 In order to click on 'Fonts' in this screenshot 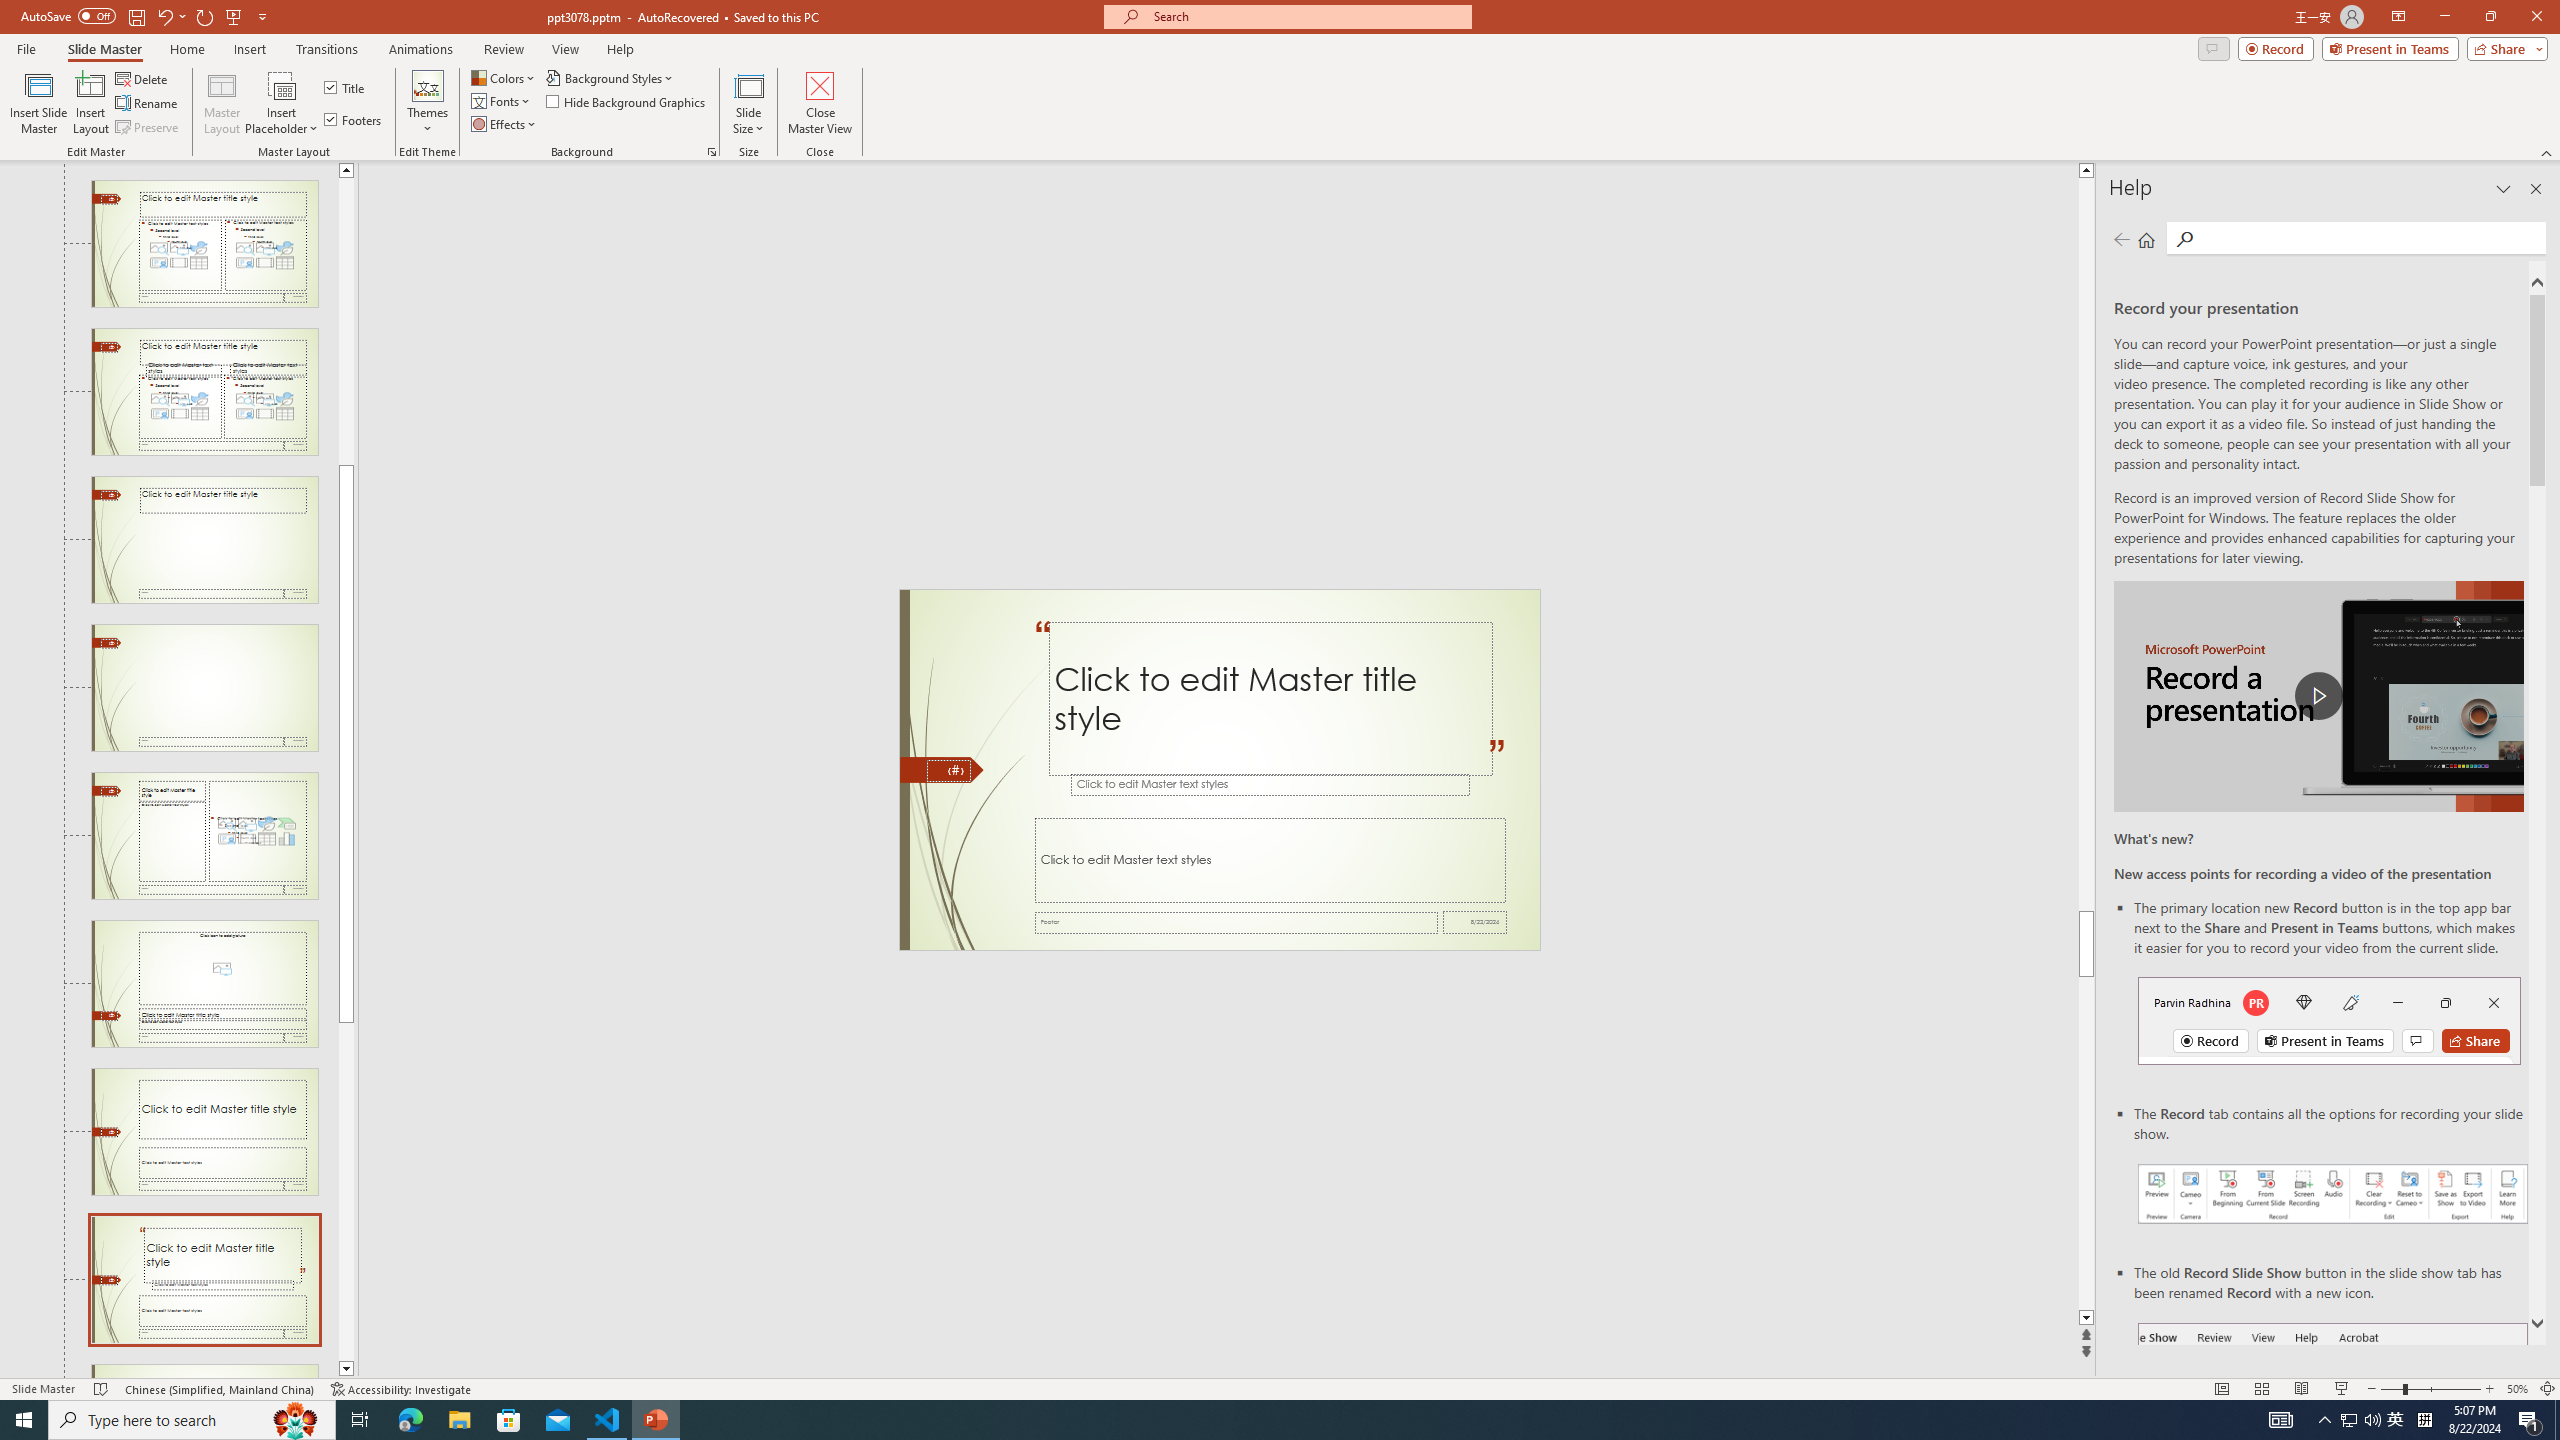, I will do `click(502, 99)`.